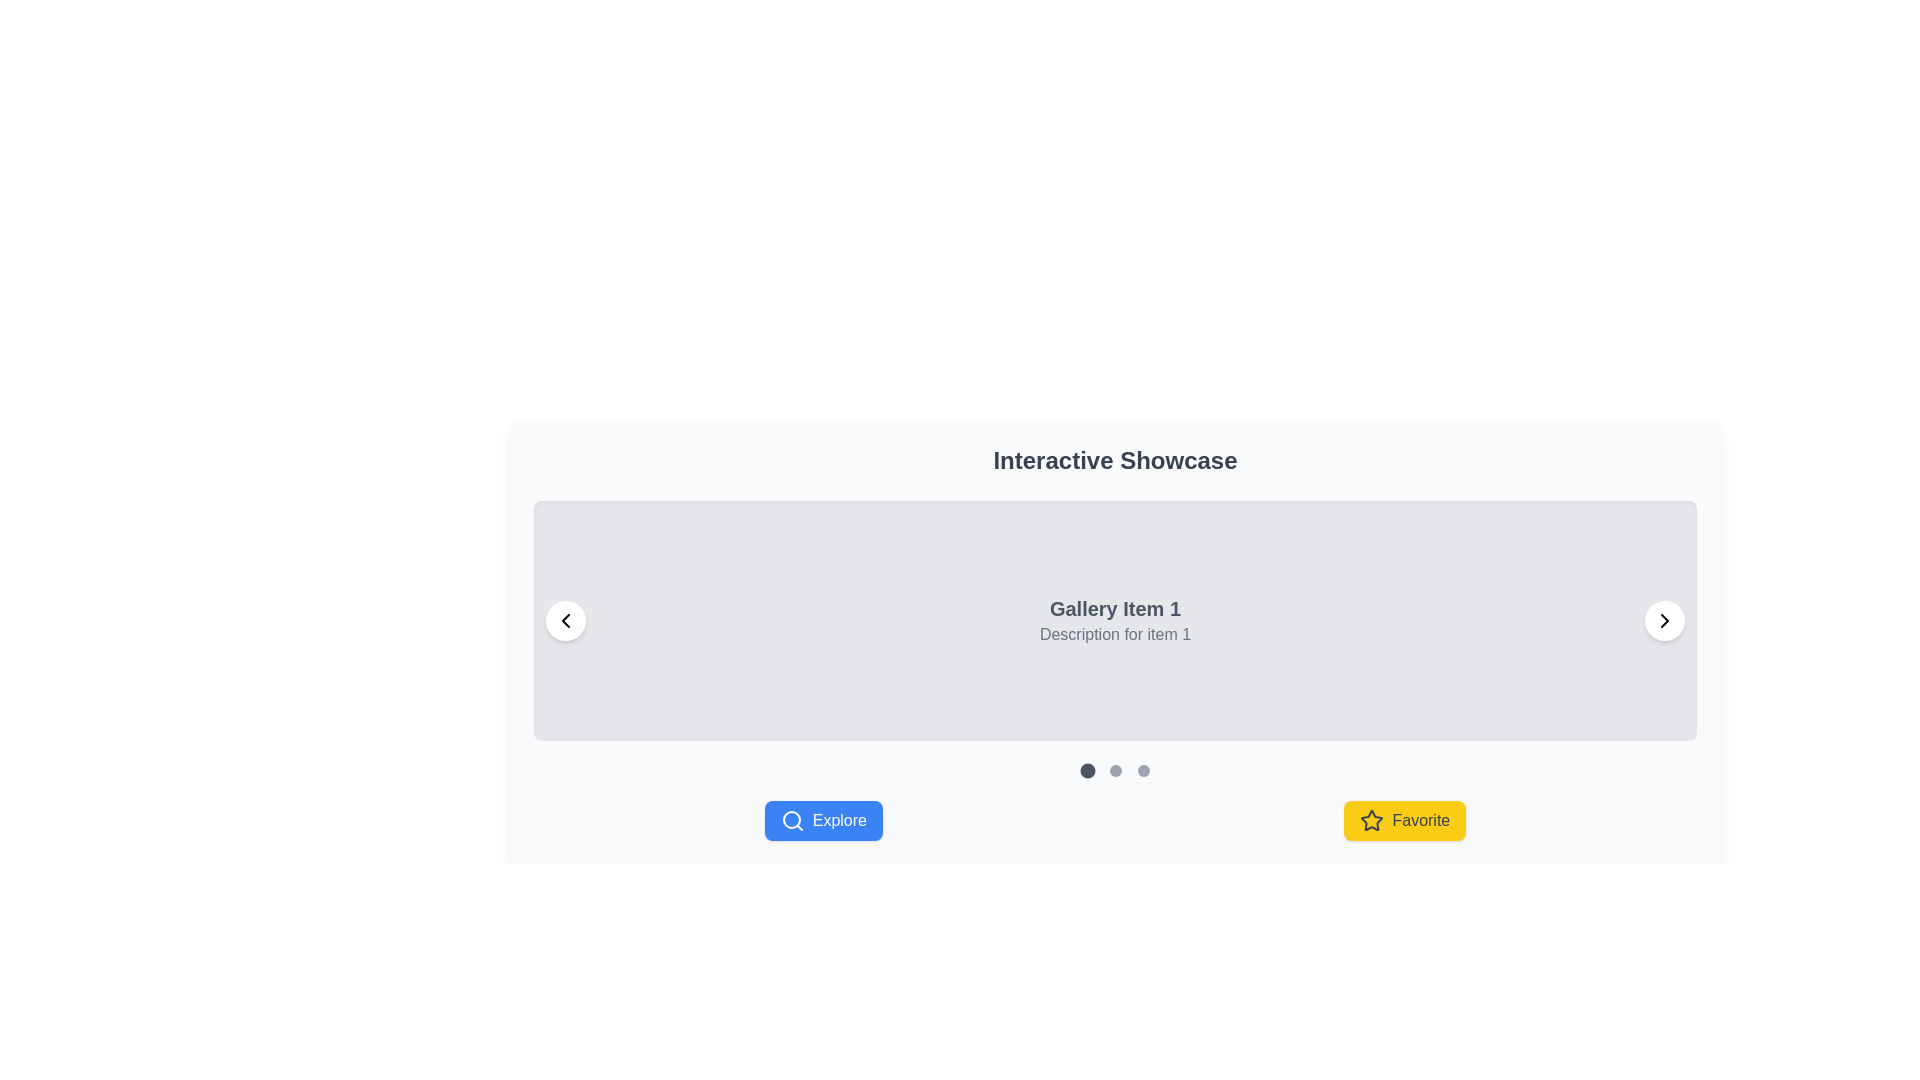  I want to click on the circular Icon Component element that is part of the 'Explore' button located at the bottom left corner of the interface, so click(790, 820).